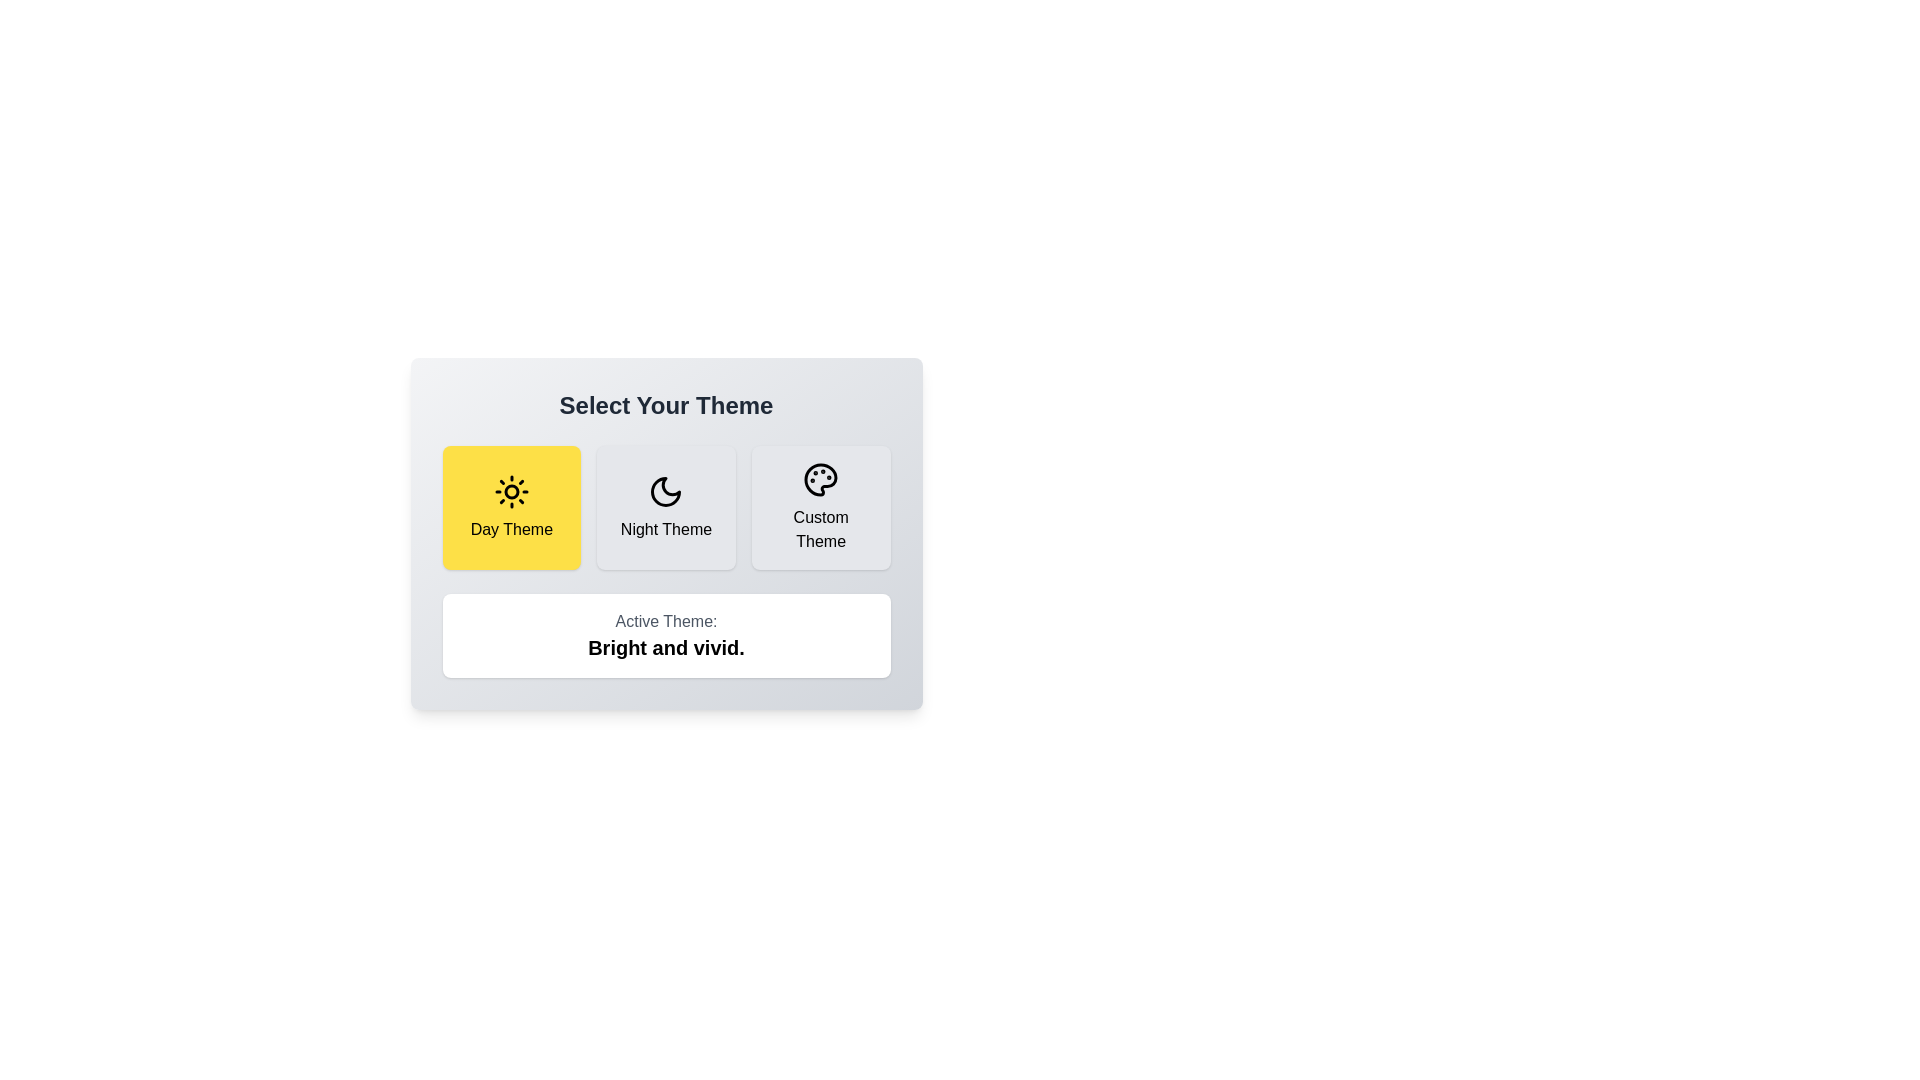 The image size is (1920, 1080). Describe the element at coordinates (666, 507) in the screenshot. I see `the theme by clicking on the button corresponding to Night Theme` at that location.